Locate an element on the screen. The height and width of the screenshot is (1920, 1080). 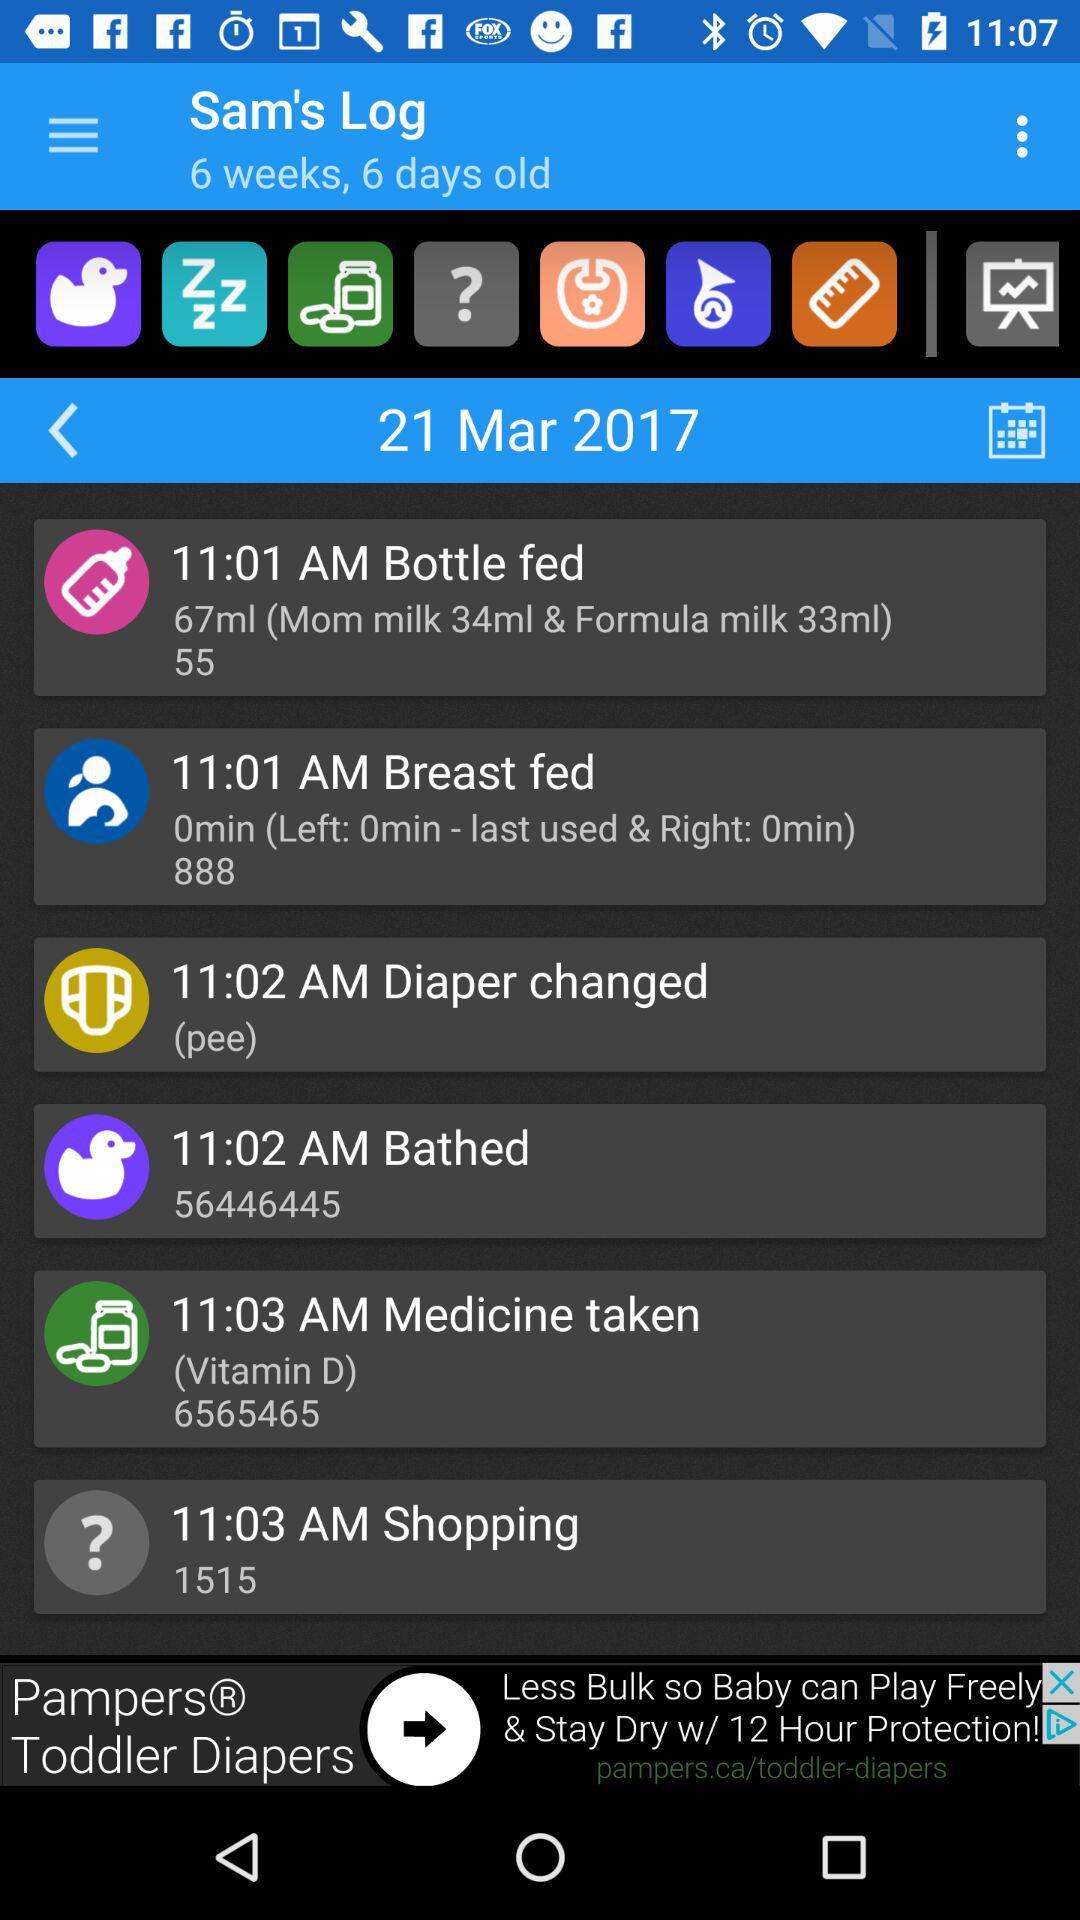
sleep is located at coordinates (214, 292).